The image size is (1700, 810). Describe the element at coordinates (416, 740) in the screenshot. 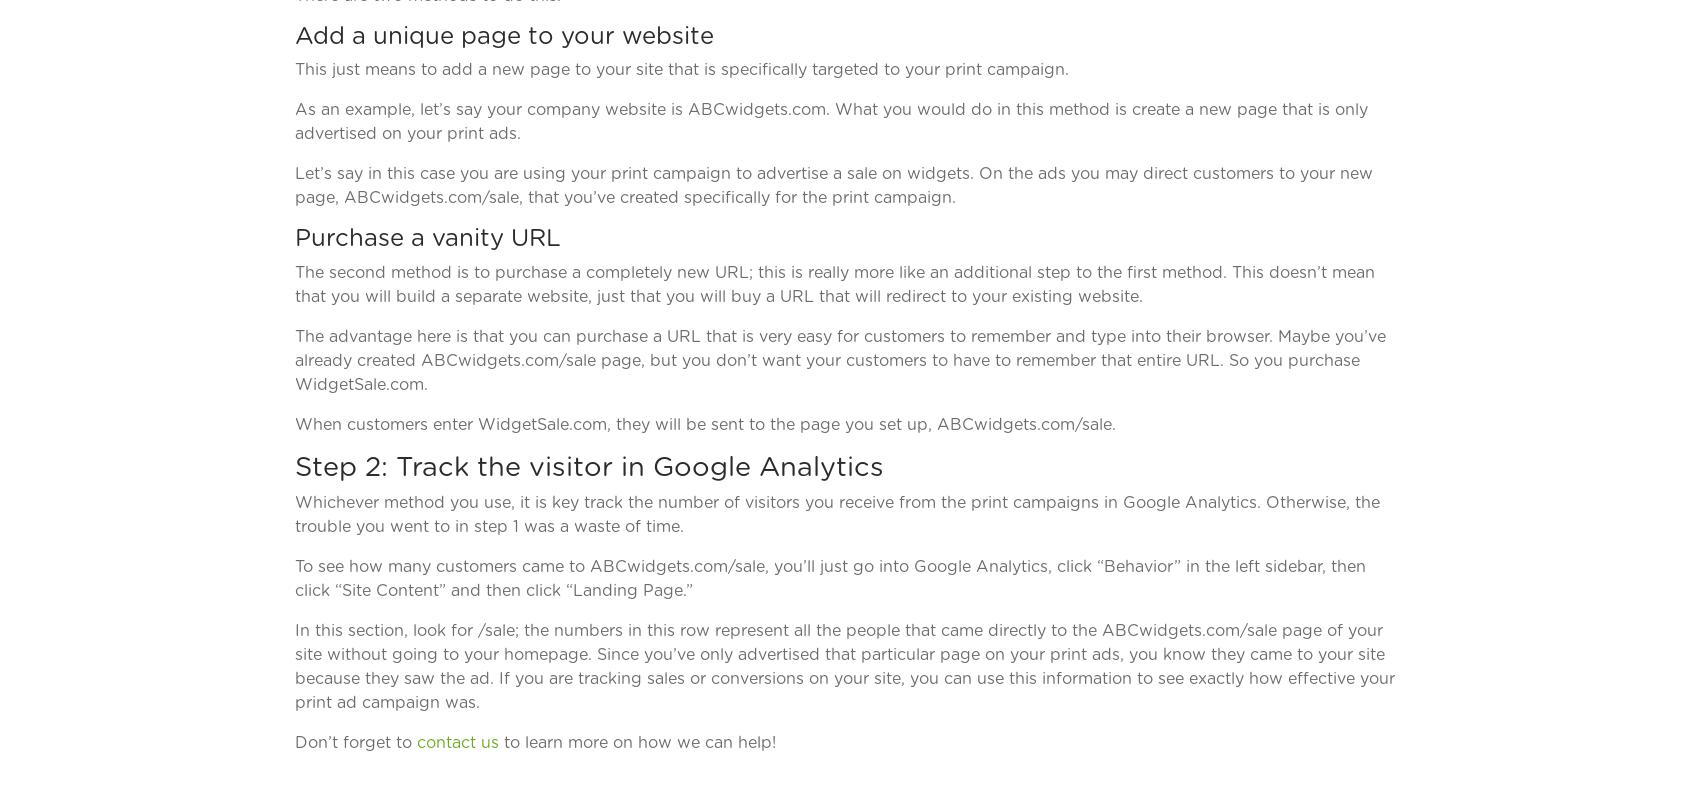

I see `'contact us'` at that location.